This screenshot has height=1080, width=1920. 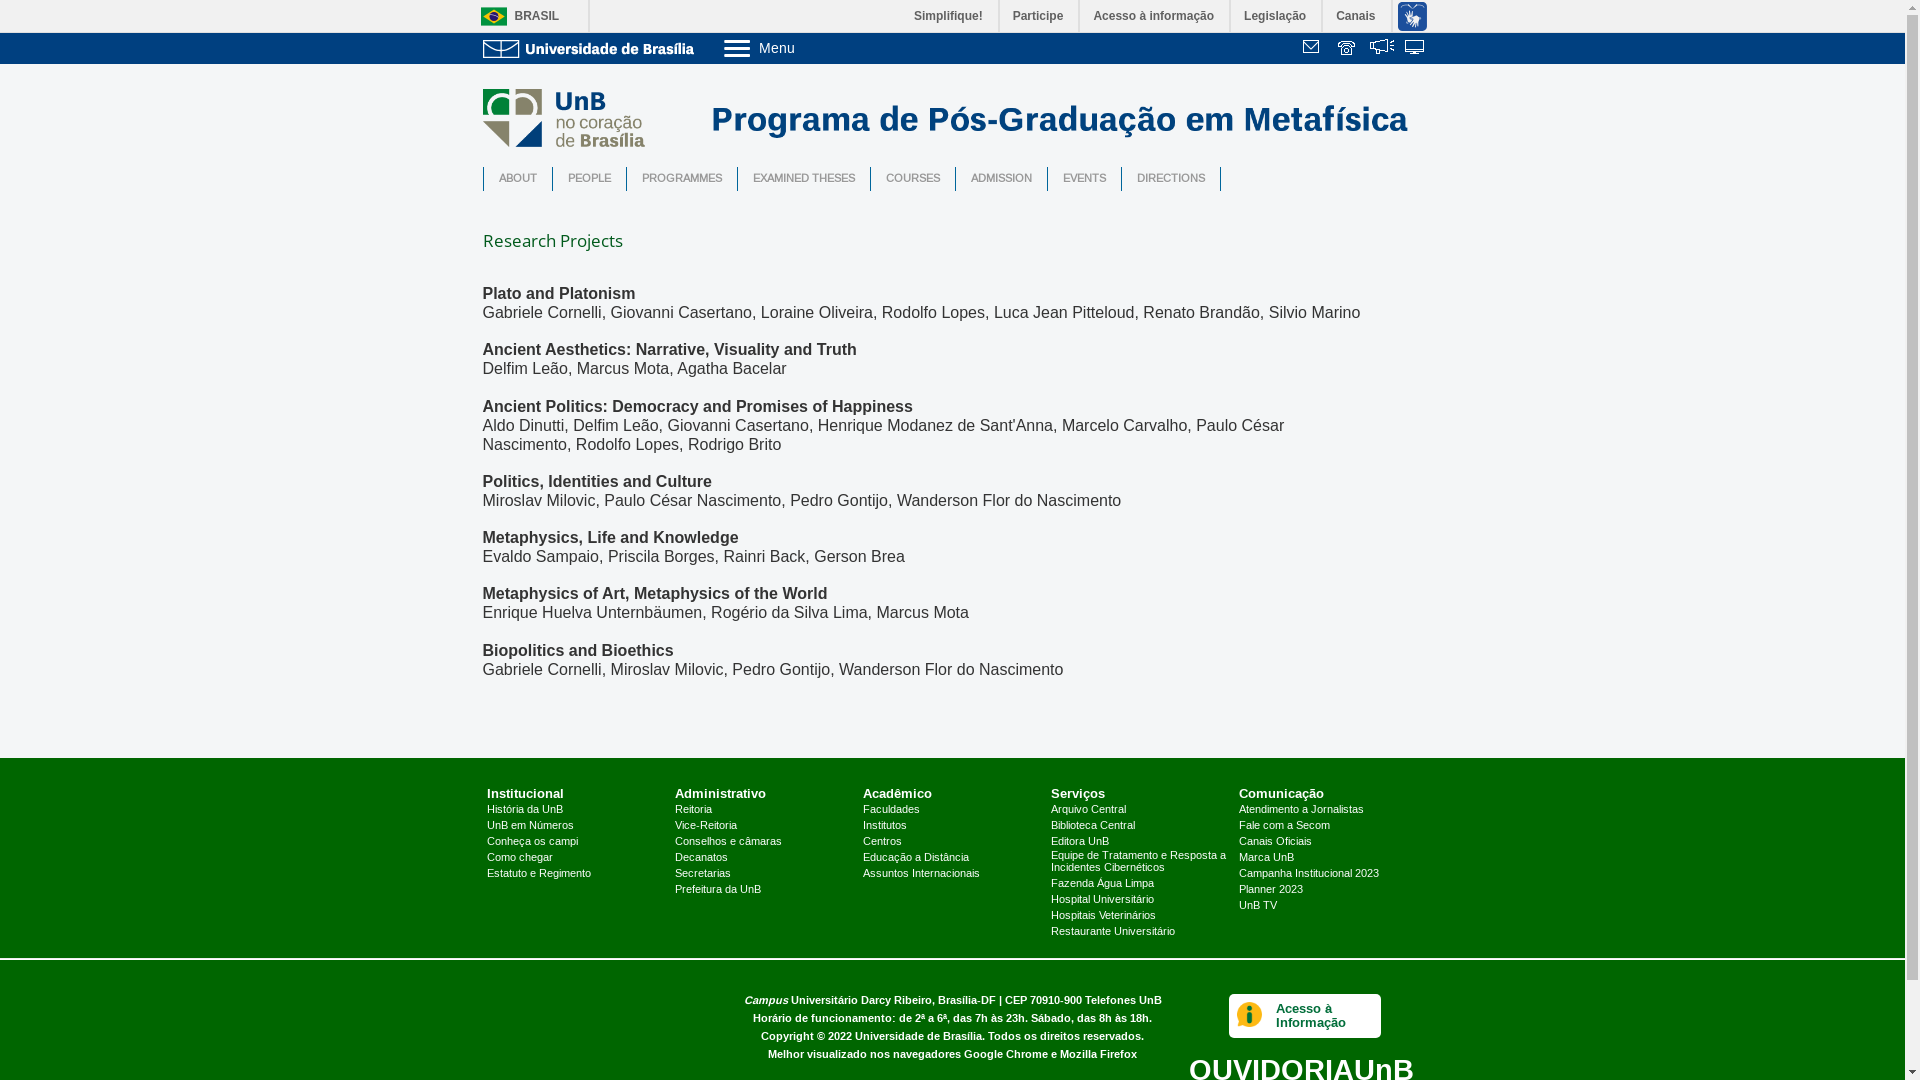 What do you see at coordinates (809, 46) in the screenshot?
I see `'Menu'` at bounding box center [809, 46].